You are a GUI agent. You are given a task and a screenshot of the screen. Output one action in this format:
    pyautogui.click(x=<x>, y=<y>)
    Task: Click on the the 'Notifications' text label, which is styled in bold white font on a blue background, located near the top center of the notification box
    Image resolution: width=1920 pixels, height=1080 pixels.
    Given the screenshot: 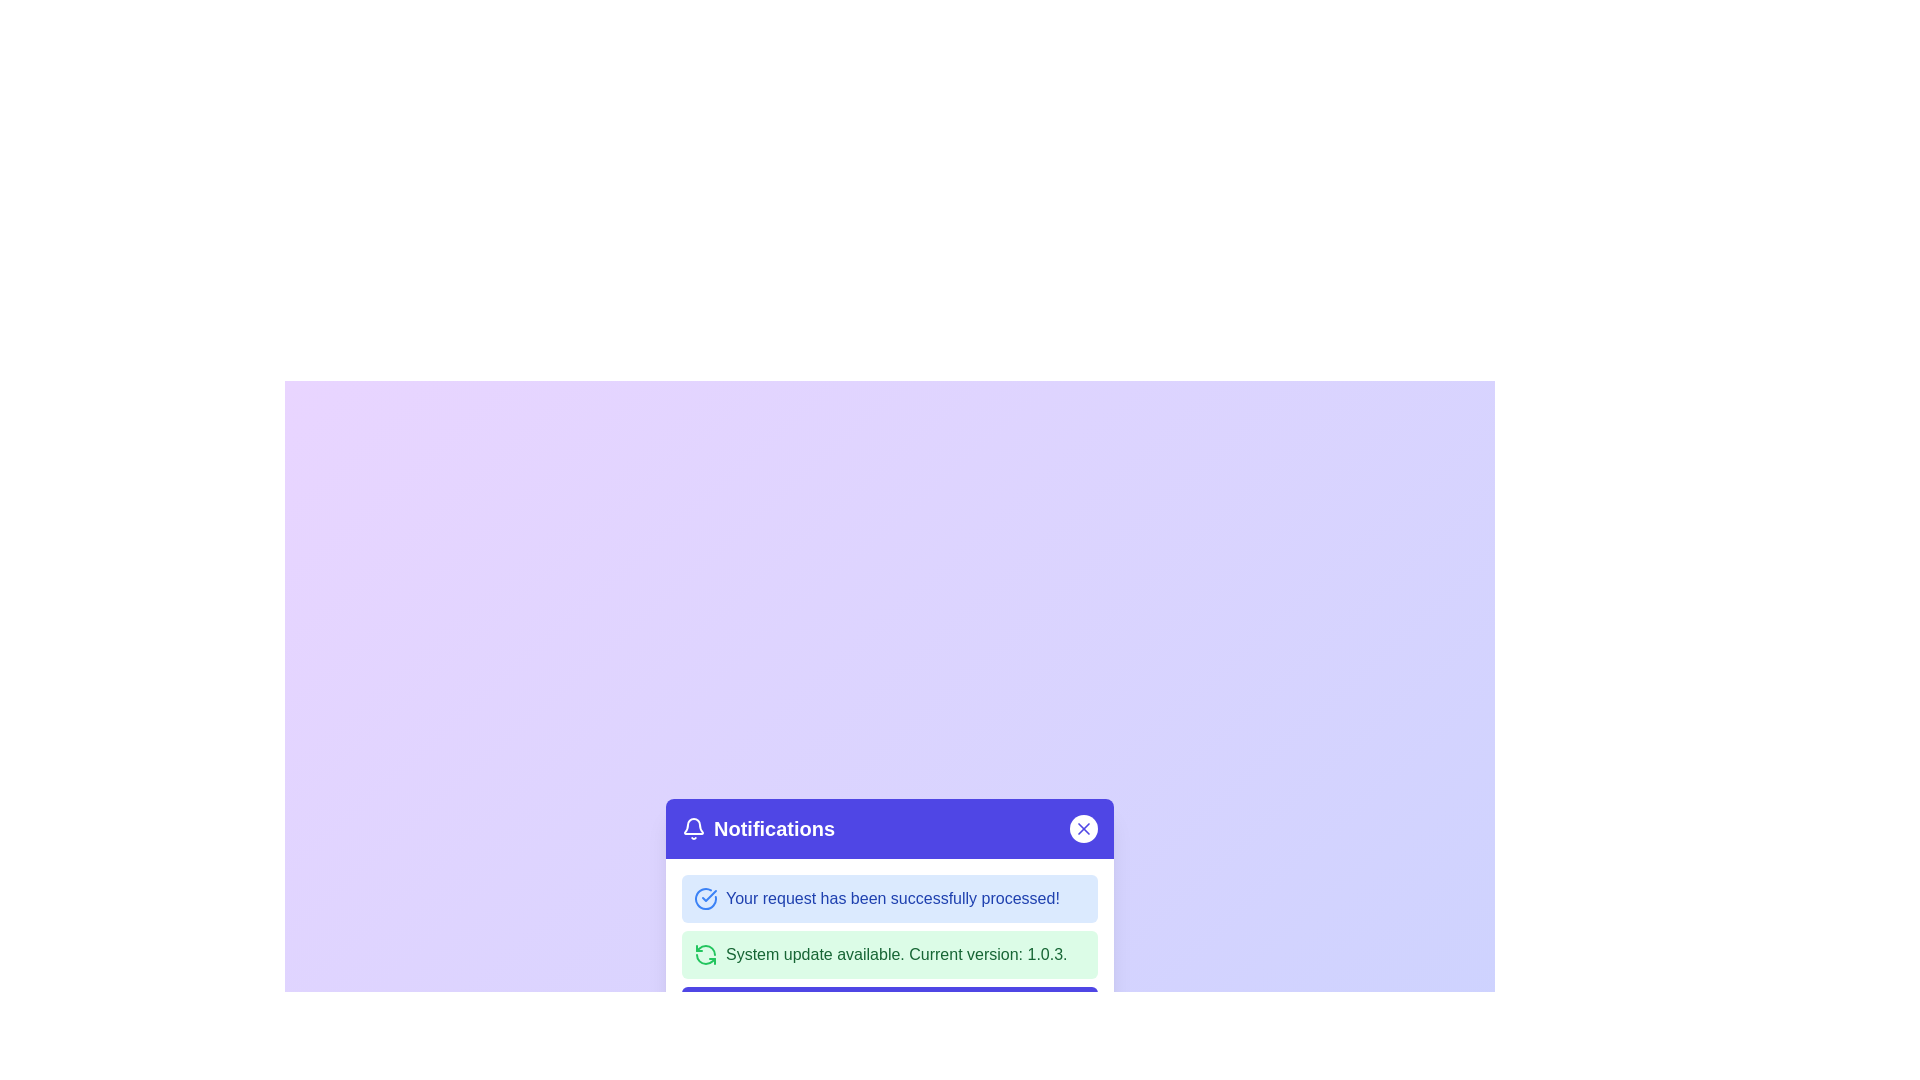 What is the action you would take?
    pyautogui.click(x=773, y=829)
    